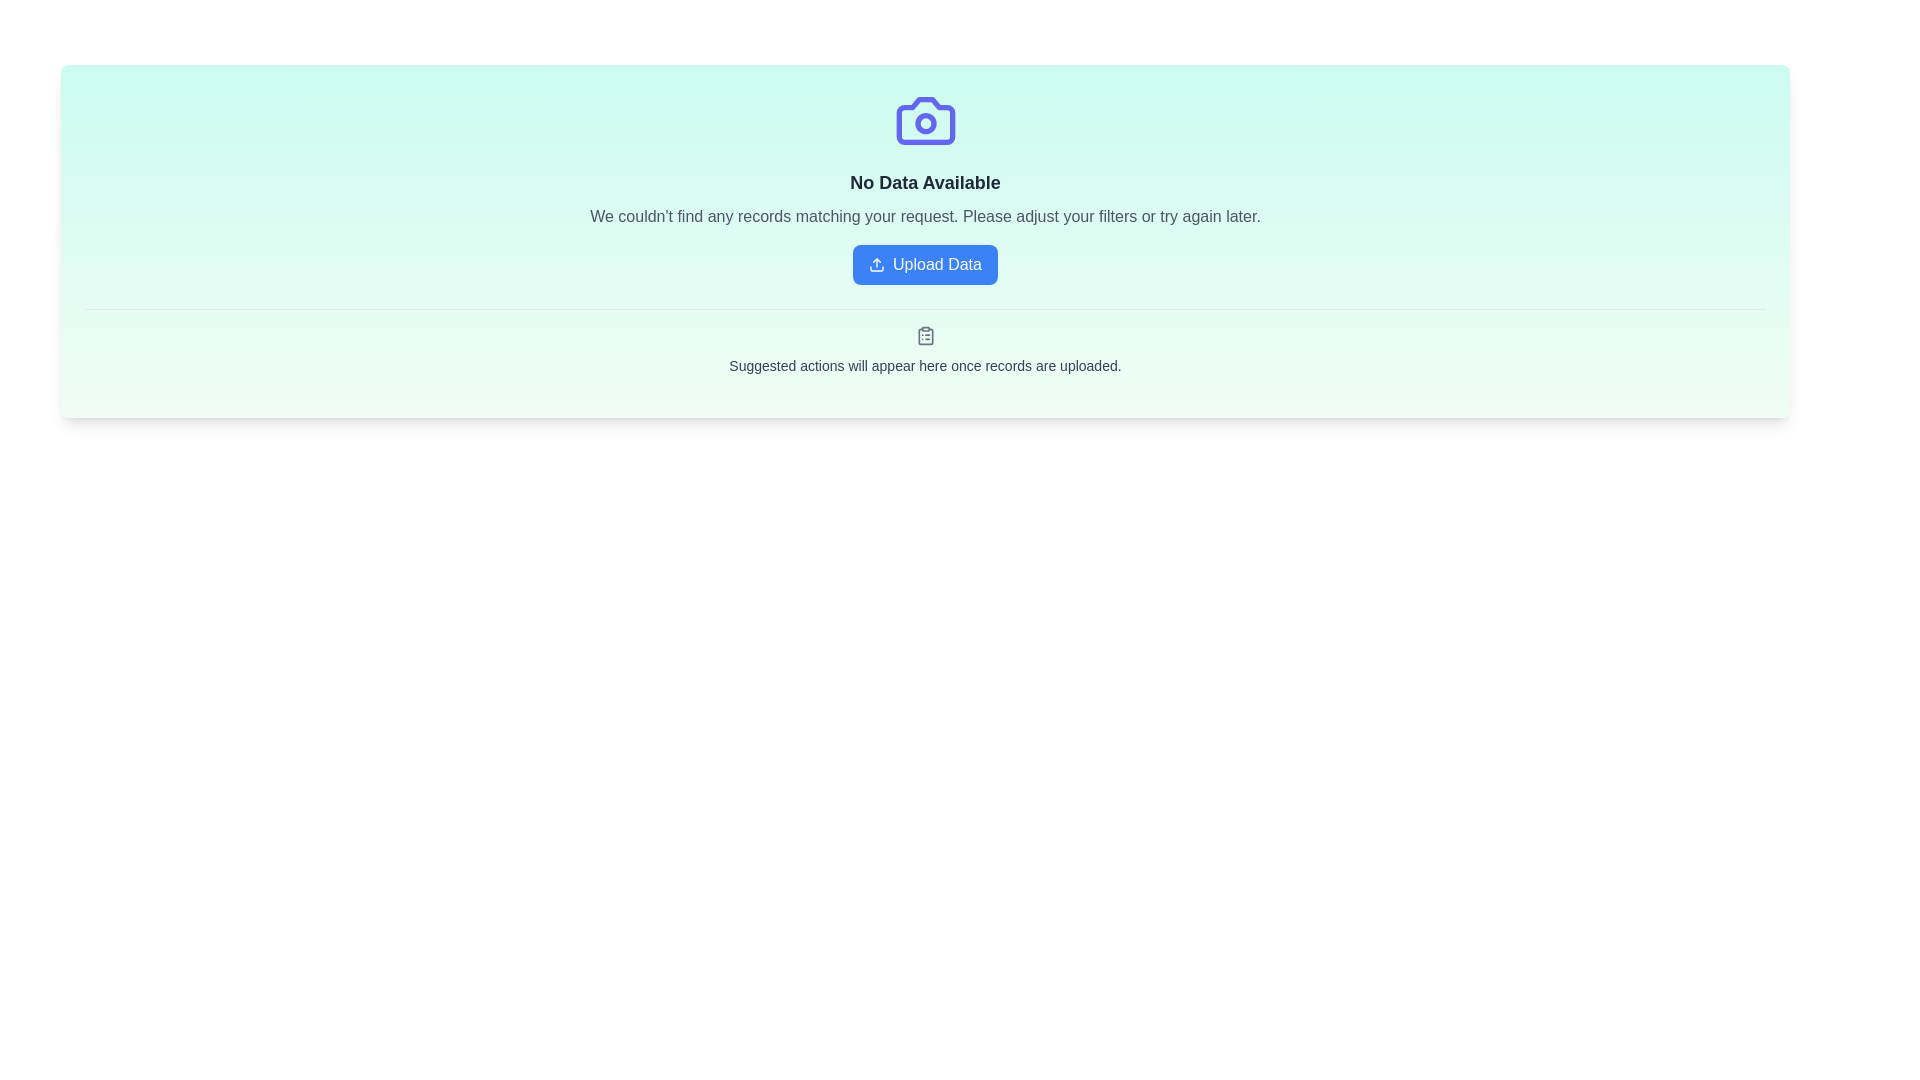 The image size is (1920, 1080). What do you see at coordinates (924, 335) in the screenshot?
I see `the SVG graphical element resembling a clipboard located in the bottom section of the interface, below the main no-data panel` at bounding box center [924, 335].